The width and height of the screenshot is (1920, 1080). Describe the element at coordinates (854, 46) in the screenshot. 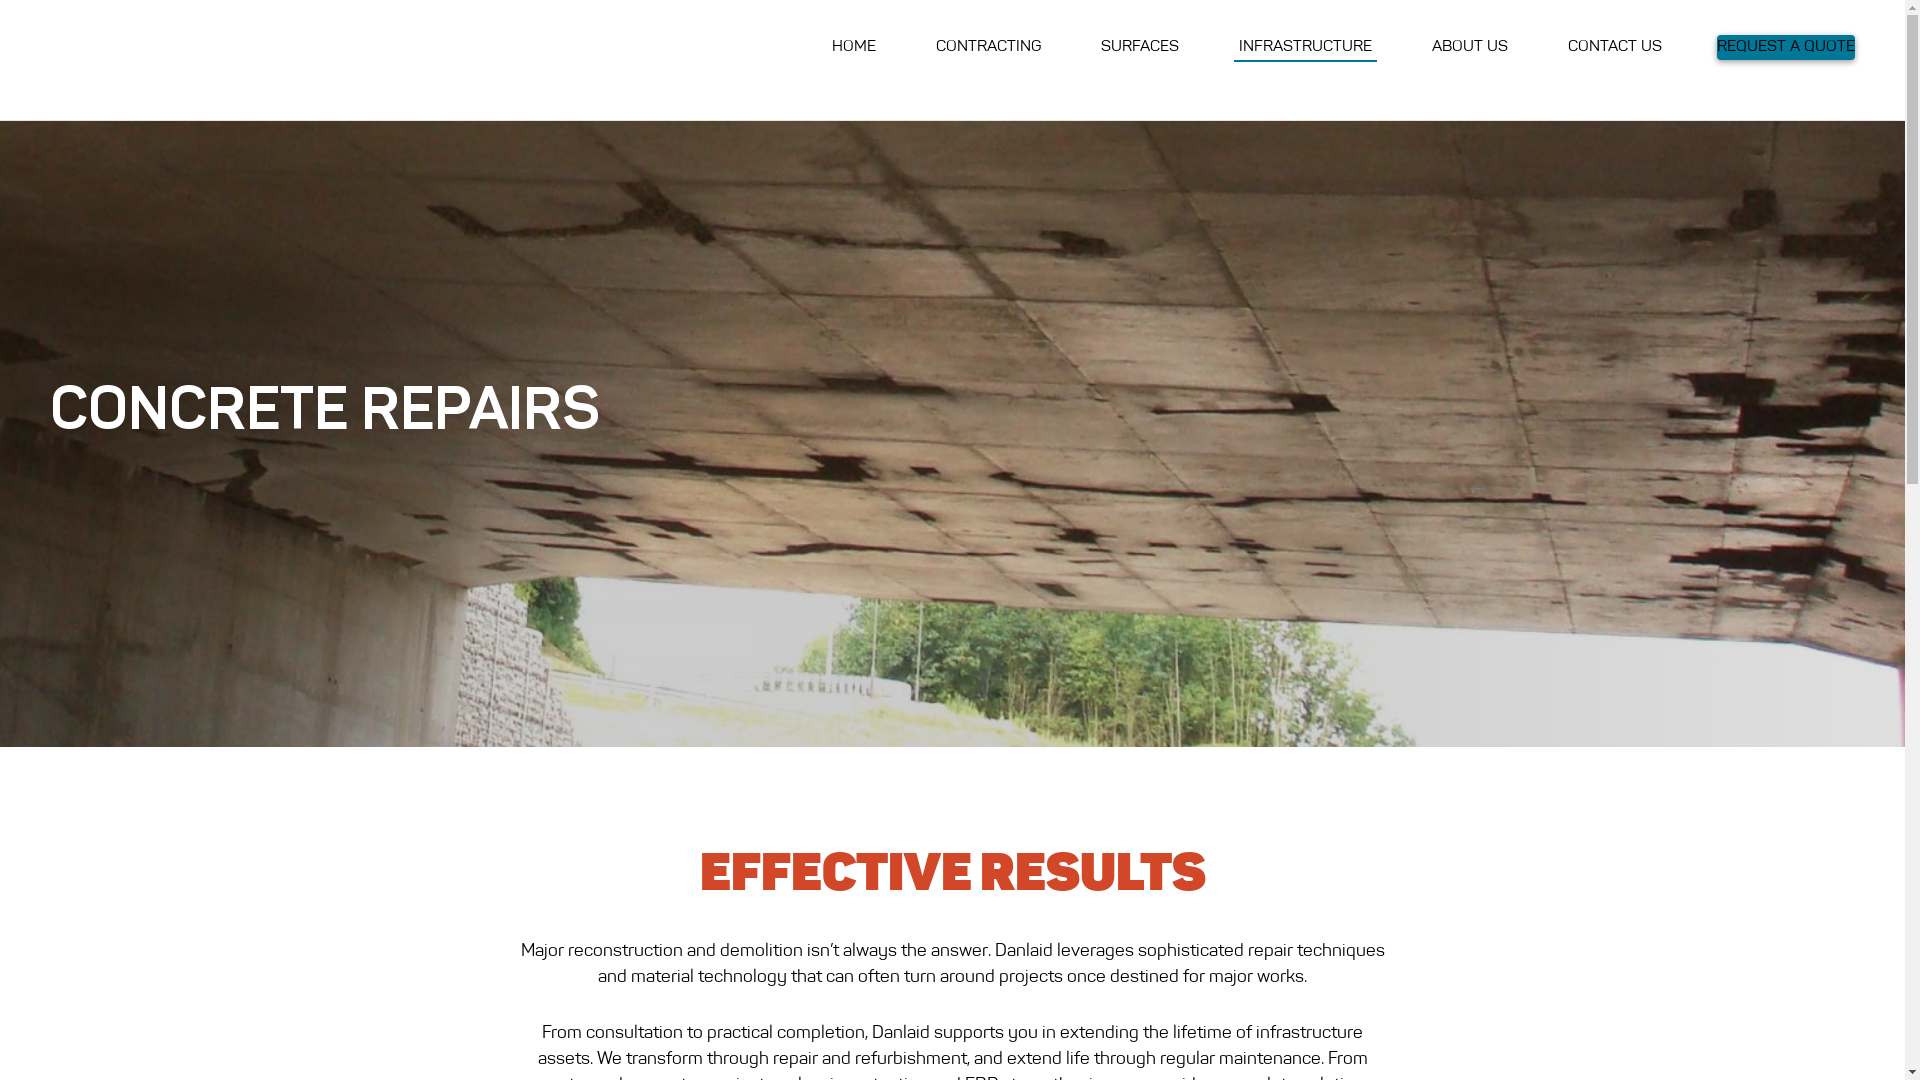

I see `'HOME'` at that location.